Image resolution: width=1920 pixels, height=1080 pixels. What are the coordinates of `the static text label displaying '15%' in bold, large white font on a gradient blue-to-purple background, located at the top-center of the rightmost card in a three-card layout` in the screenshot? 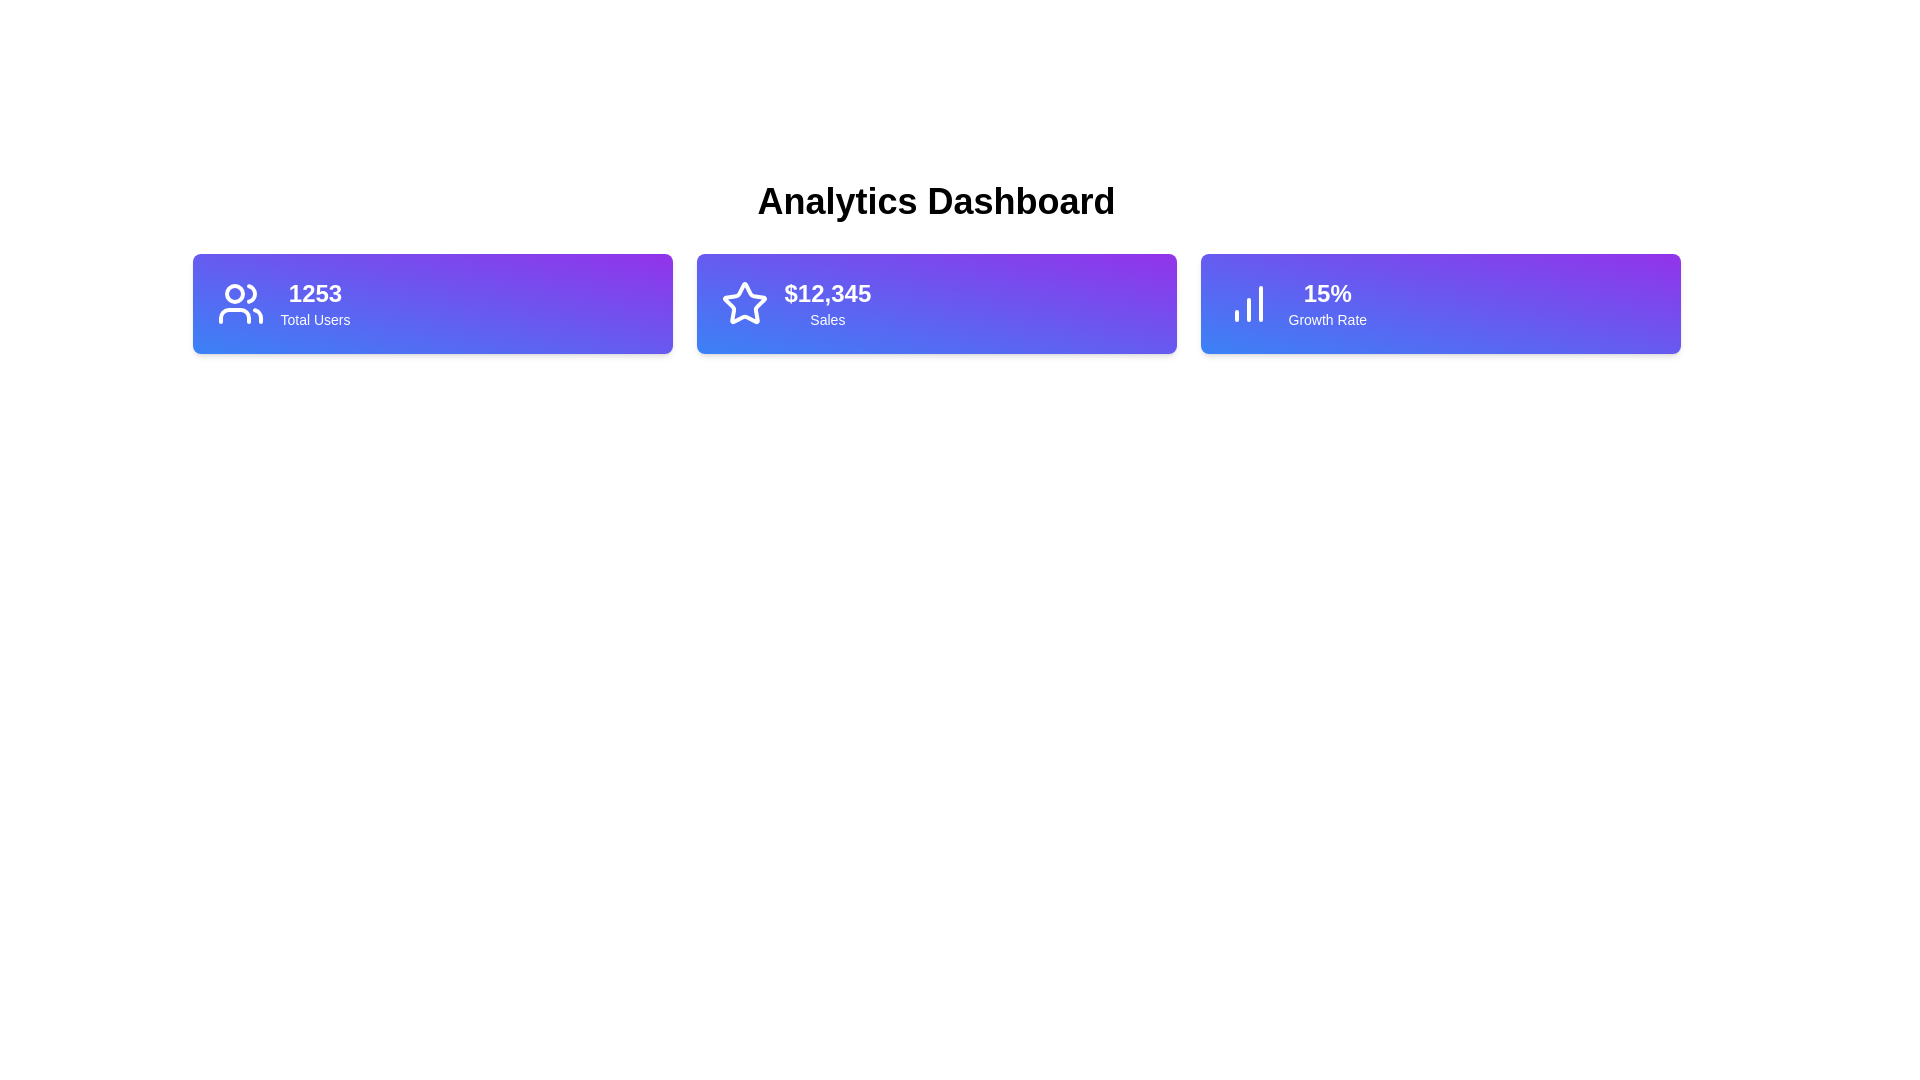 It's located at (1327, 293).